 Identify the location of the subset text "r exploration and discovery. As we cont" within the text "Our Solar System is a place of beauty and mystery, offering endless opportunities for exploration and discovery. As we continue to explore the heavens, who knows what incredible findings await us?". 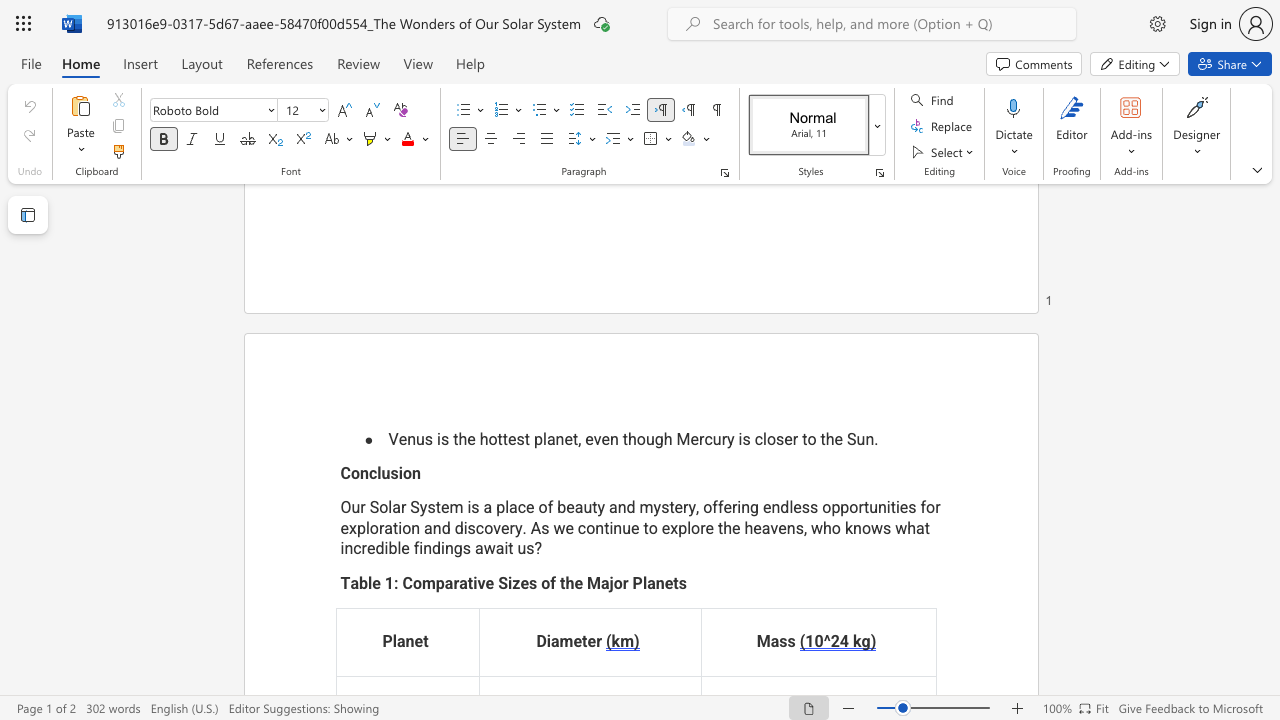
(934, 506).